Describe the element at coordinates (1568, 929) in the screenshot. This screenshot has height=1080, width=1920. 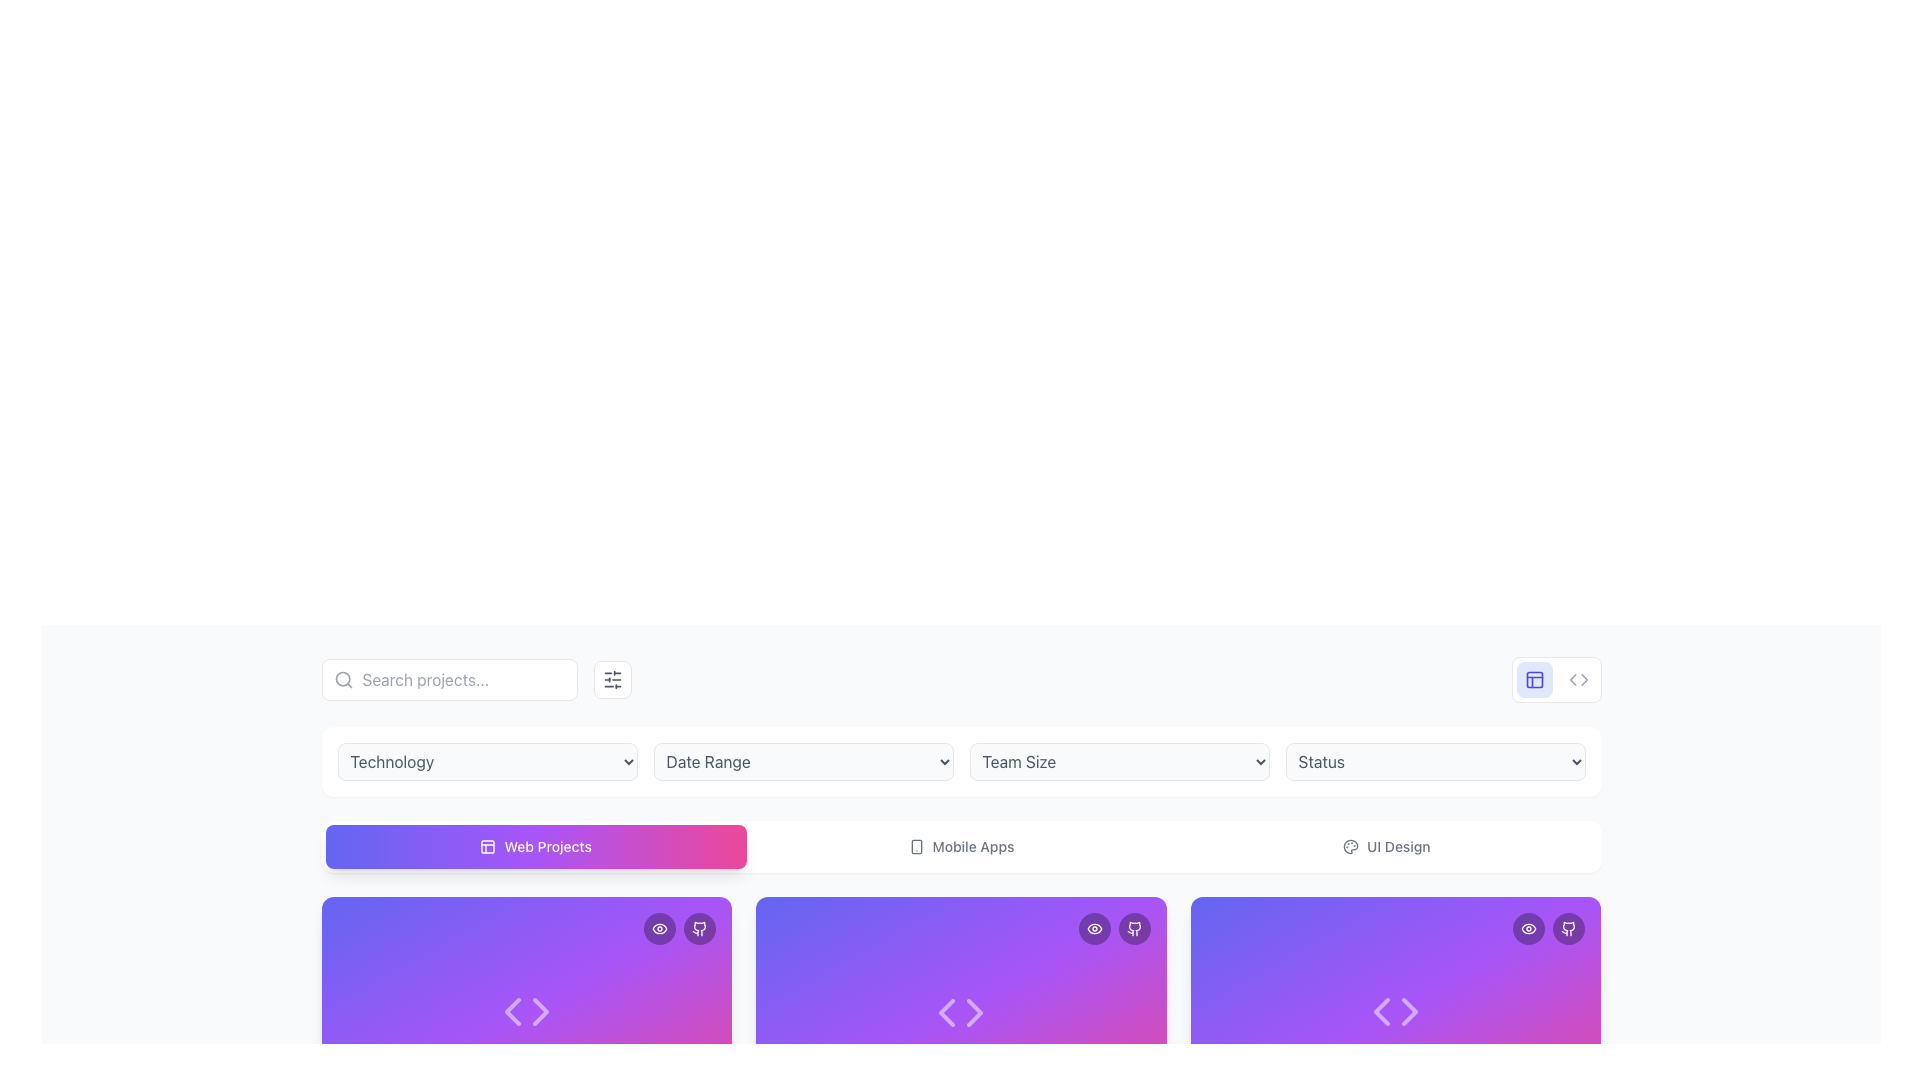
I see `the GitHub SVG icon located in the top-right corner of the interface, which is the only icon inside a circular button` at that location.